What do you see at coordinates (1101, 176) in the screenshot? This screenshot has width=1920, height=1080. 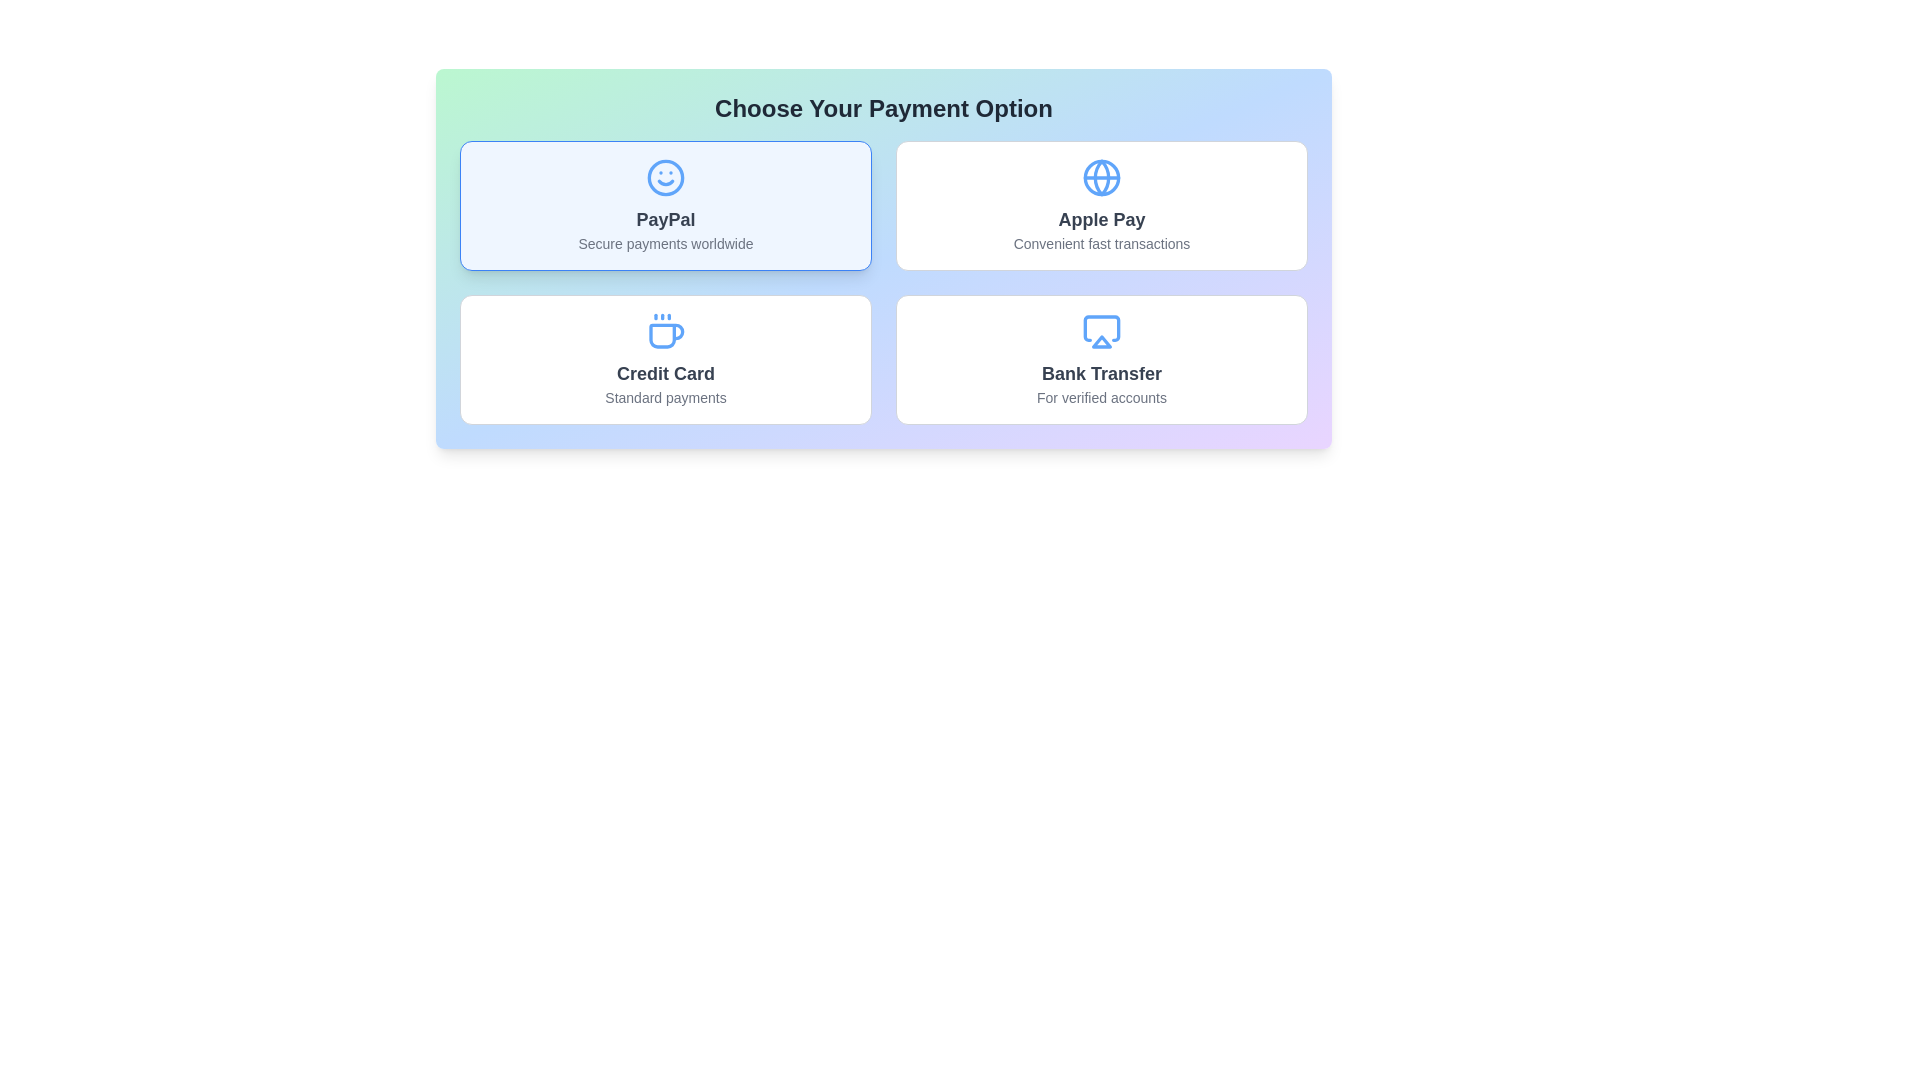 I see `the decorative SVG circle with a blue outline located at the center of the globe icon on the Apple Pay payment option card` at bounding box center [1101, 176].